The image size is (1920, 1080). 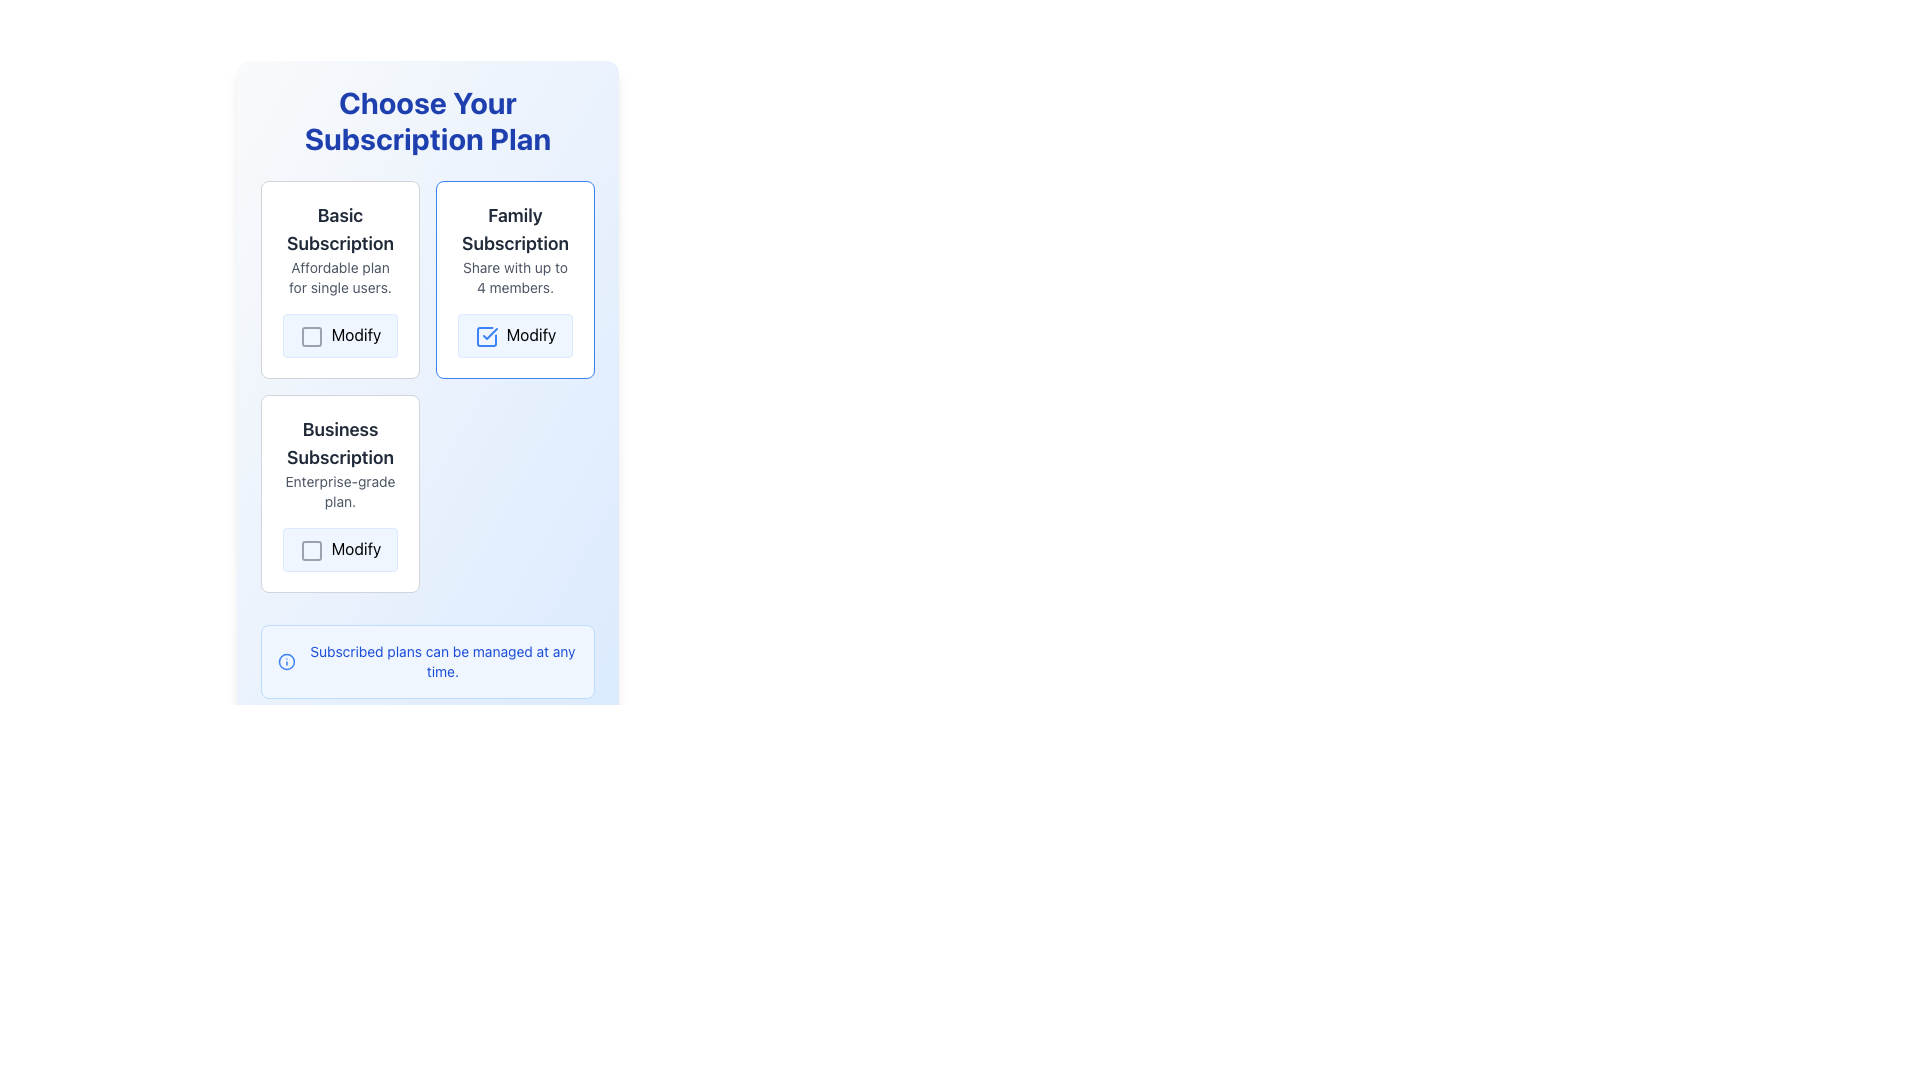 What do you see at coordinates (489, 332) in the screenshot?
I see `the checked state icon for the 'Family Subscription' option, which indicates that the option is active or selected, located centrally within the subscription card above the 'Modify' text` at bounding box center [489, 332].